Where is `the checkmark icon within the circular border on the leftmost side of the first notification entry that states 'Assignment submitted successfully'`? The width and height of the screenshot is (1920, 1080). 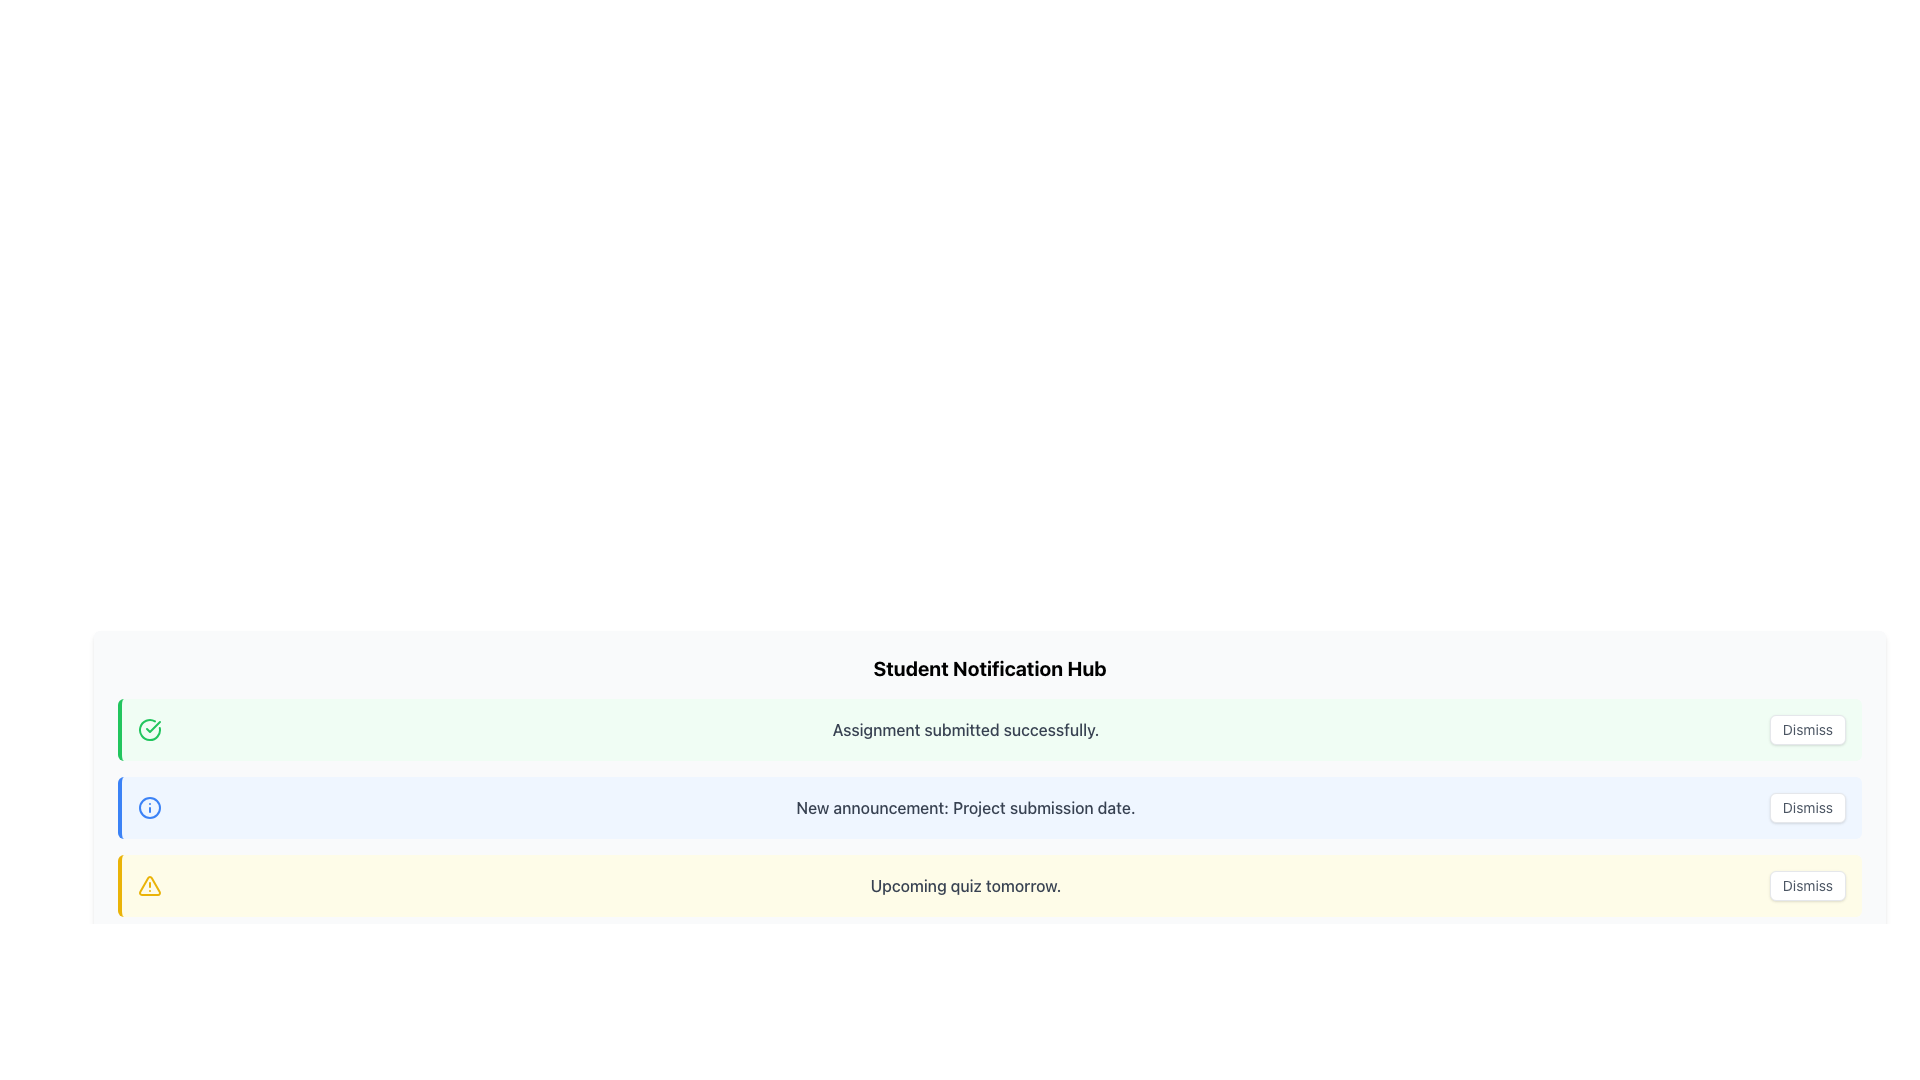 the checkmark icon within the circular border on the leftmost side of the first notification entry that states 'Assignment submitted successfully' is located at coordinates (152, 726).